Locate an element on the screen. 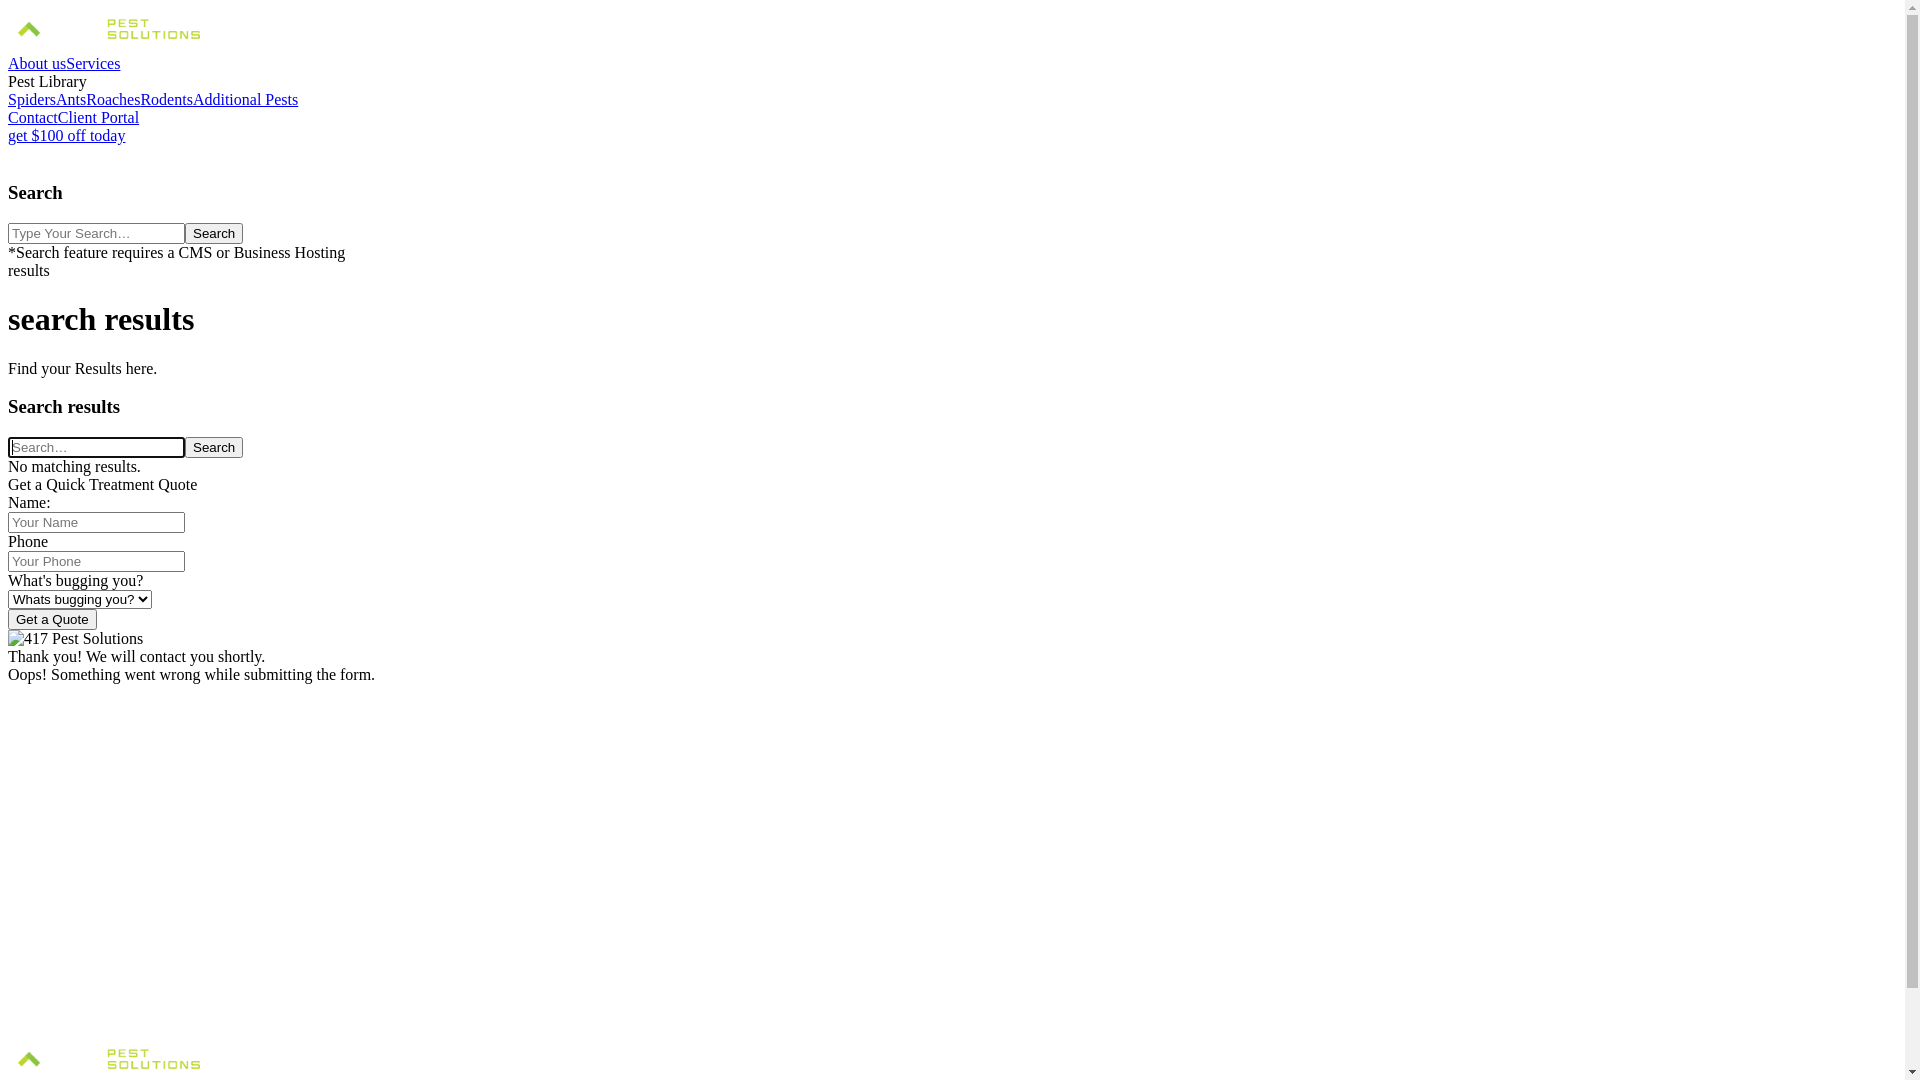 This screenshot has width=1920, height=1080. 'Spiders' is located at coordinates (32, 99).